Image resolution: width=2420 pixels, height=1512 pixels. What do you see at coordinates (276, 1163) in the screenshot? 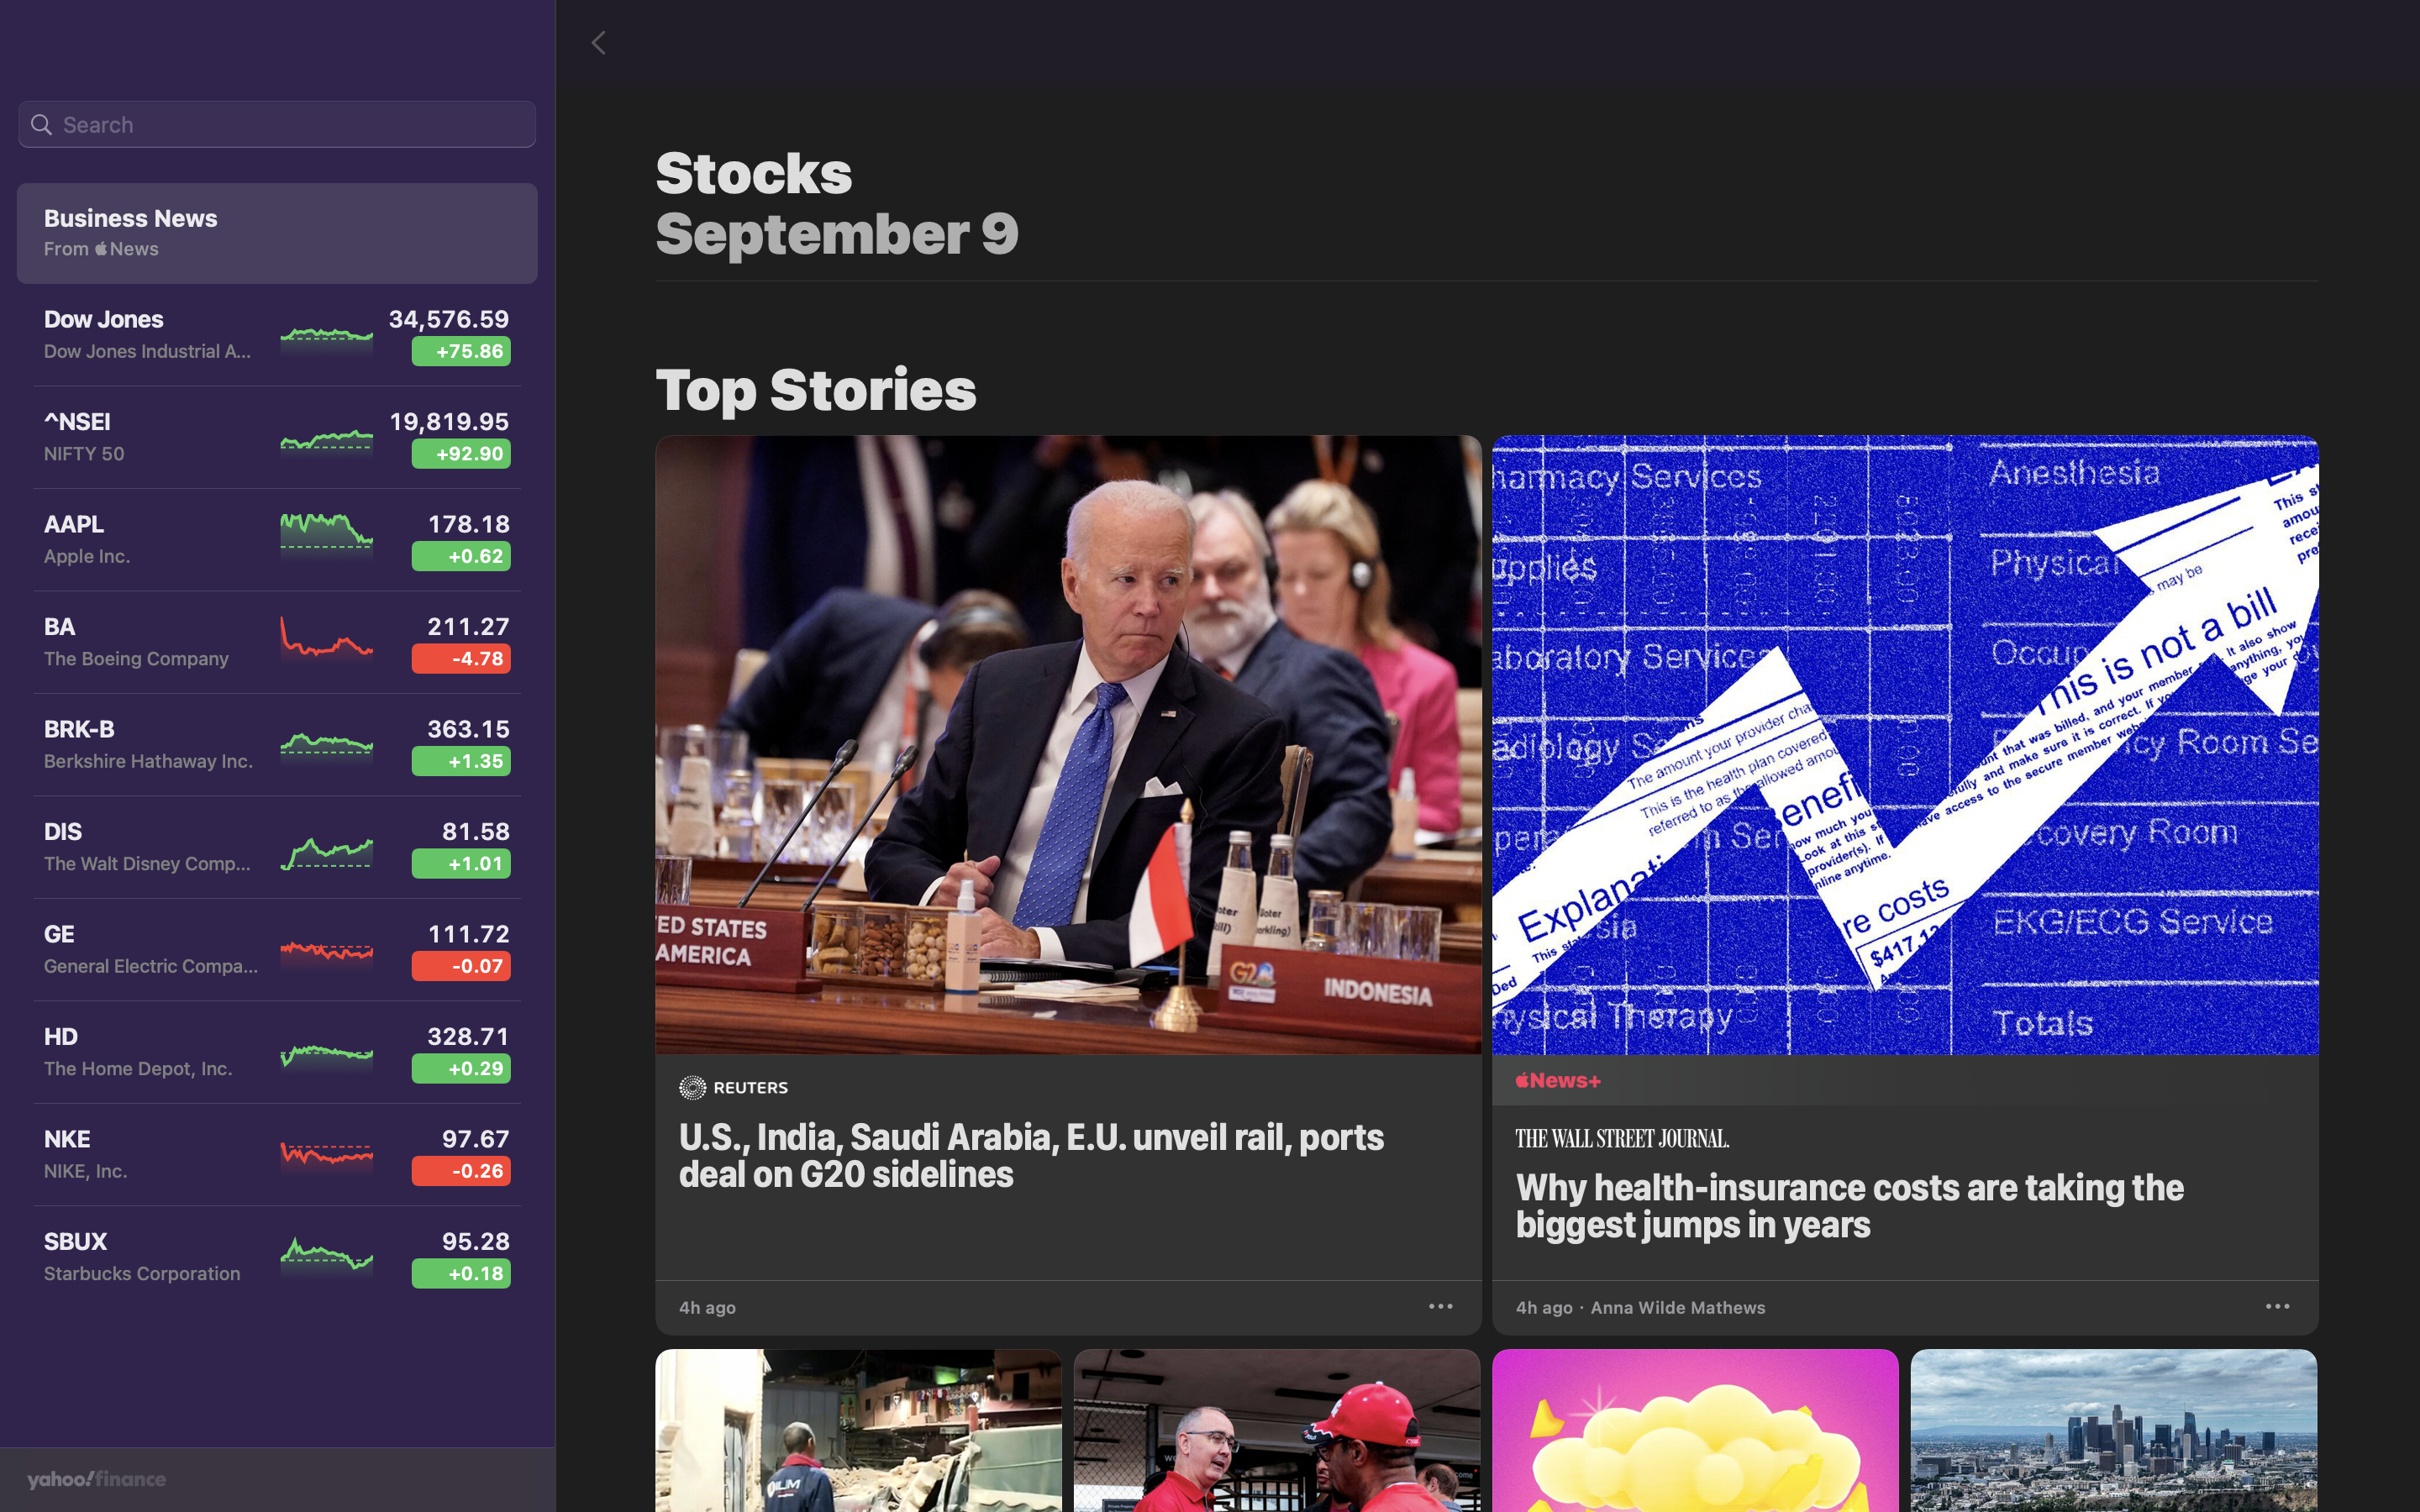
I see `the Nike stock for getting more info` at bounding box center [276, 1163].